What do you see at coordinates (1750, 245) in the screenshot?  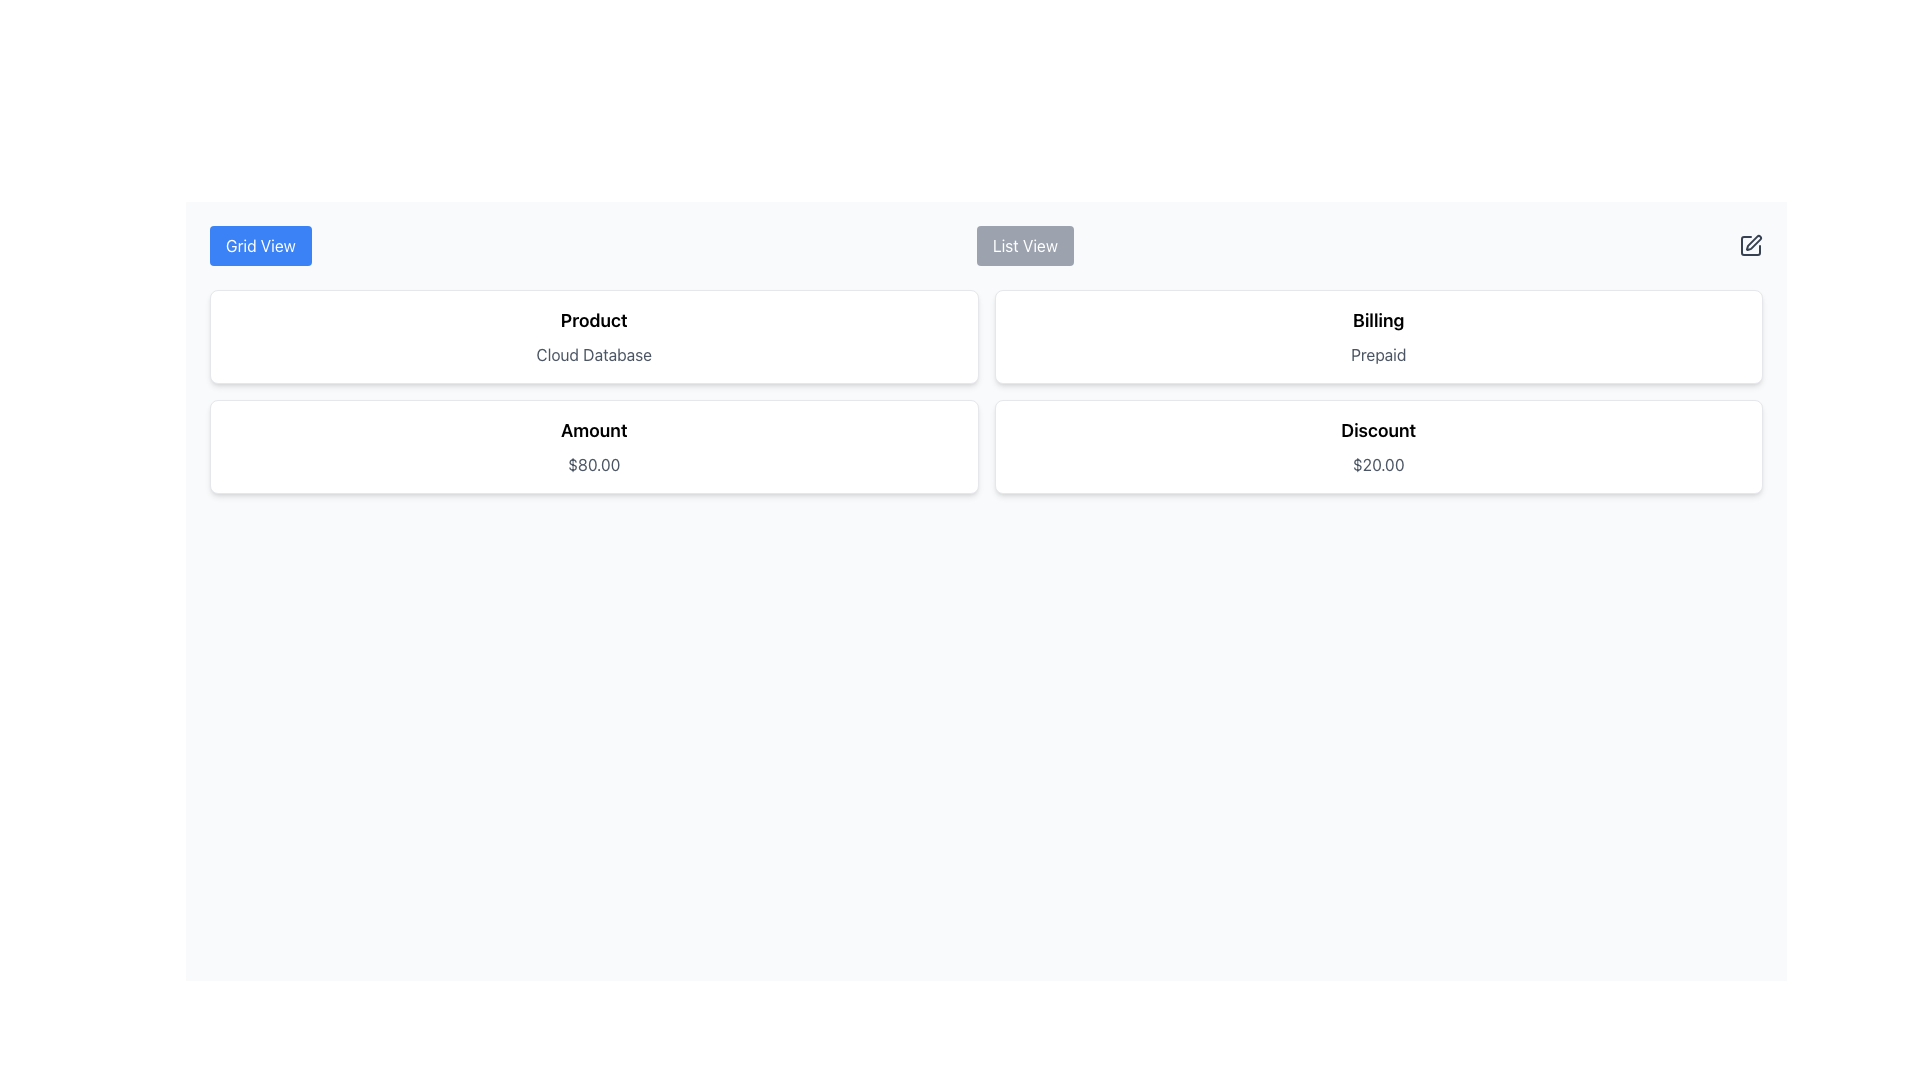 I see `the square part of the editing icon located in the top-right area of the interface` at bounding box center [1750, 245].